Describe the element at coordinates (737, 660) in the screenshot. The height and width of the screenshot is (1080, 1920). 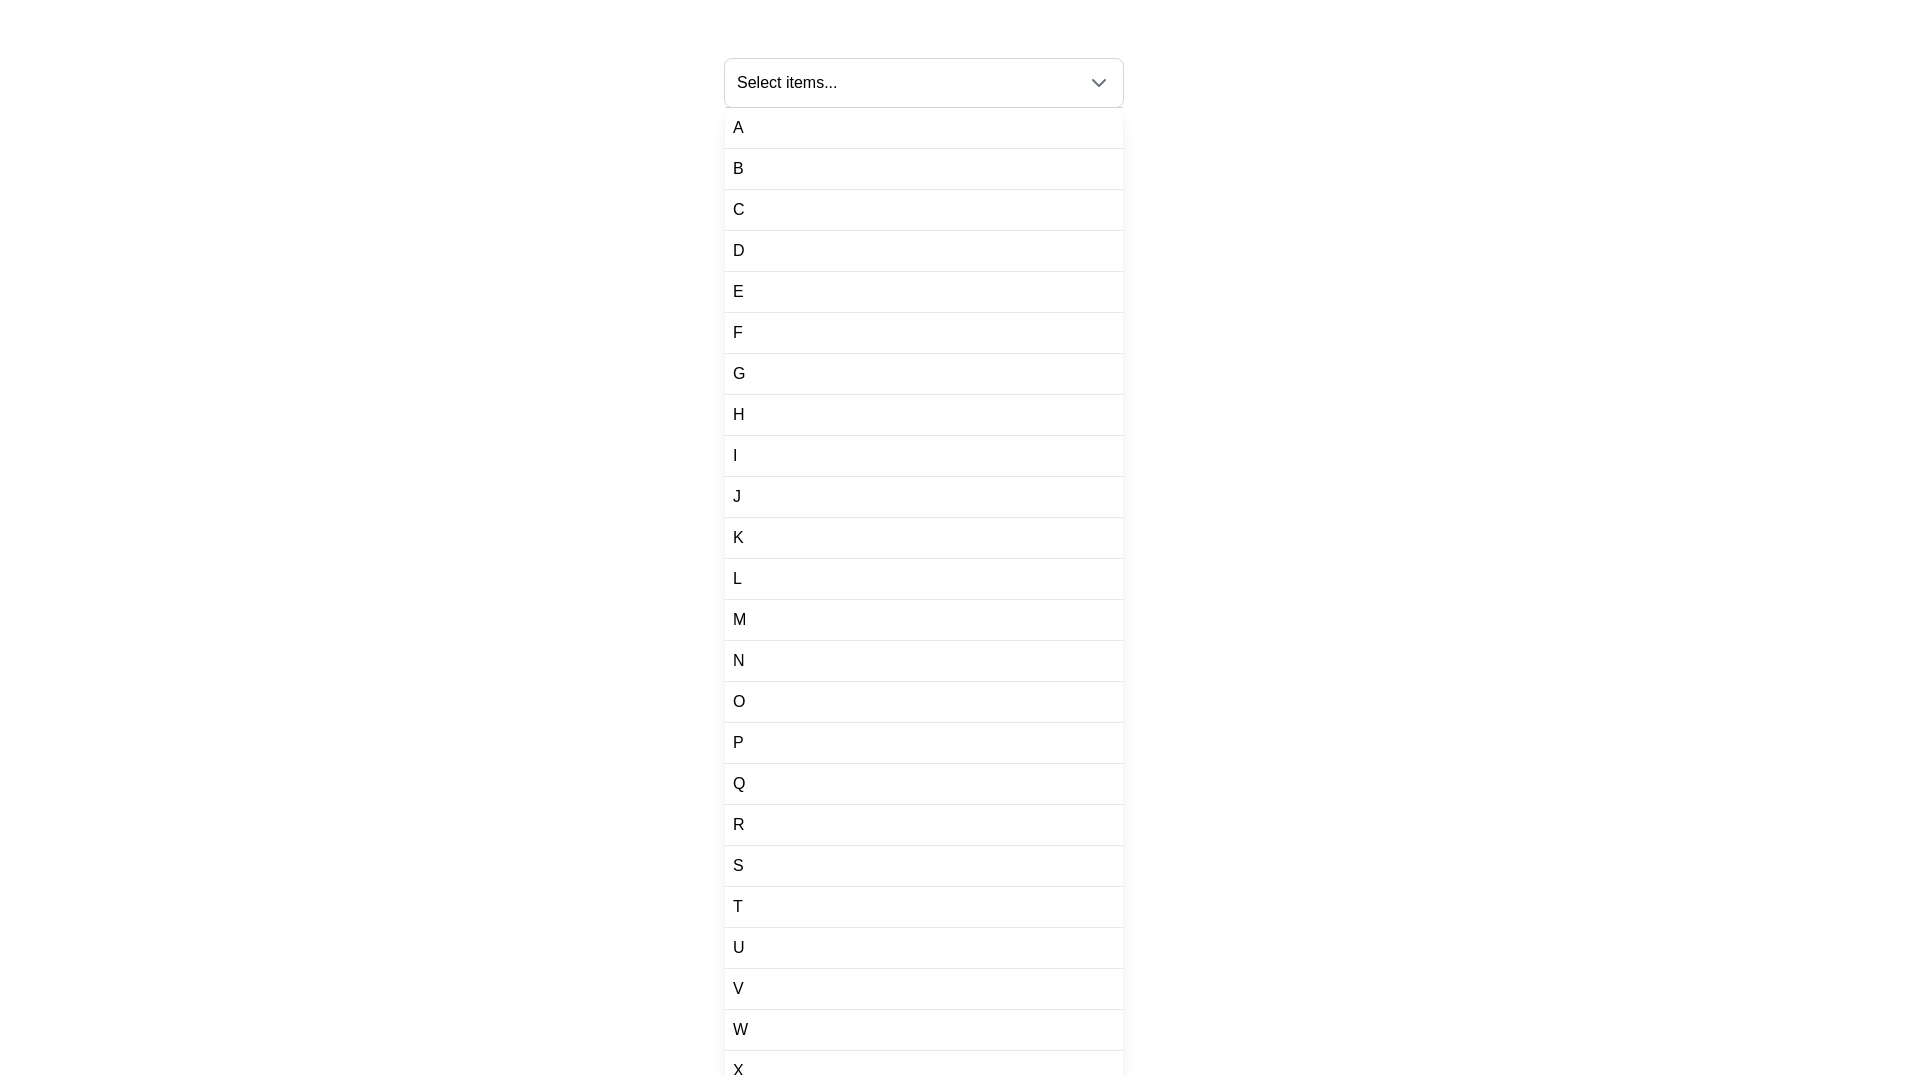
I see `the letter 'N' in the alphabetical list` at that location.